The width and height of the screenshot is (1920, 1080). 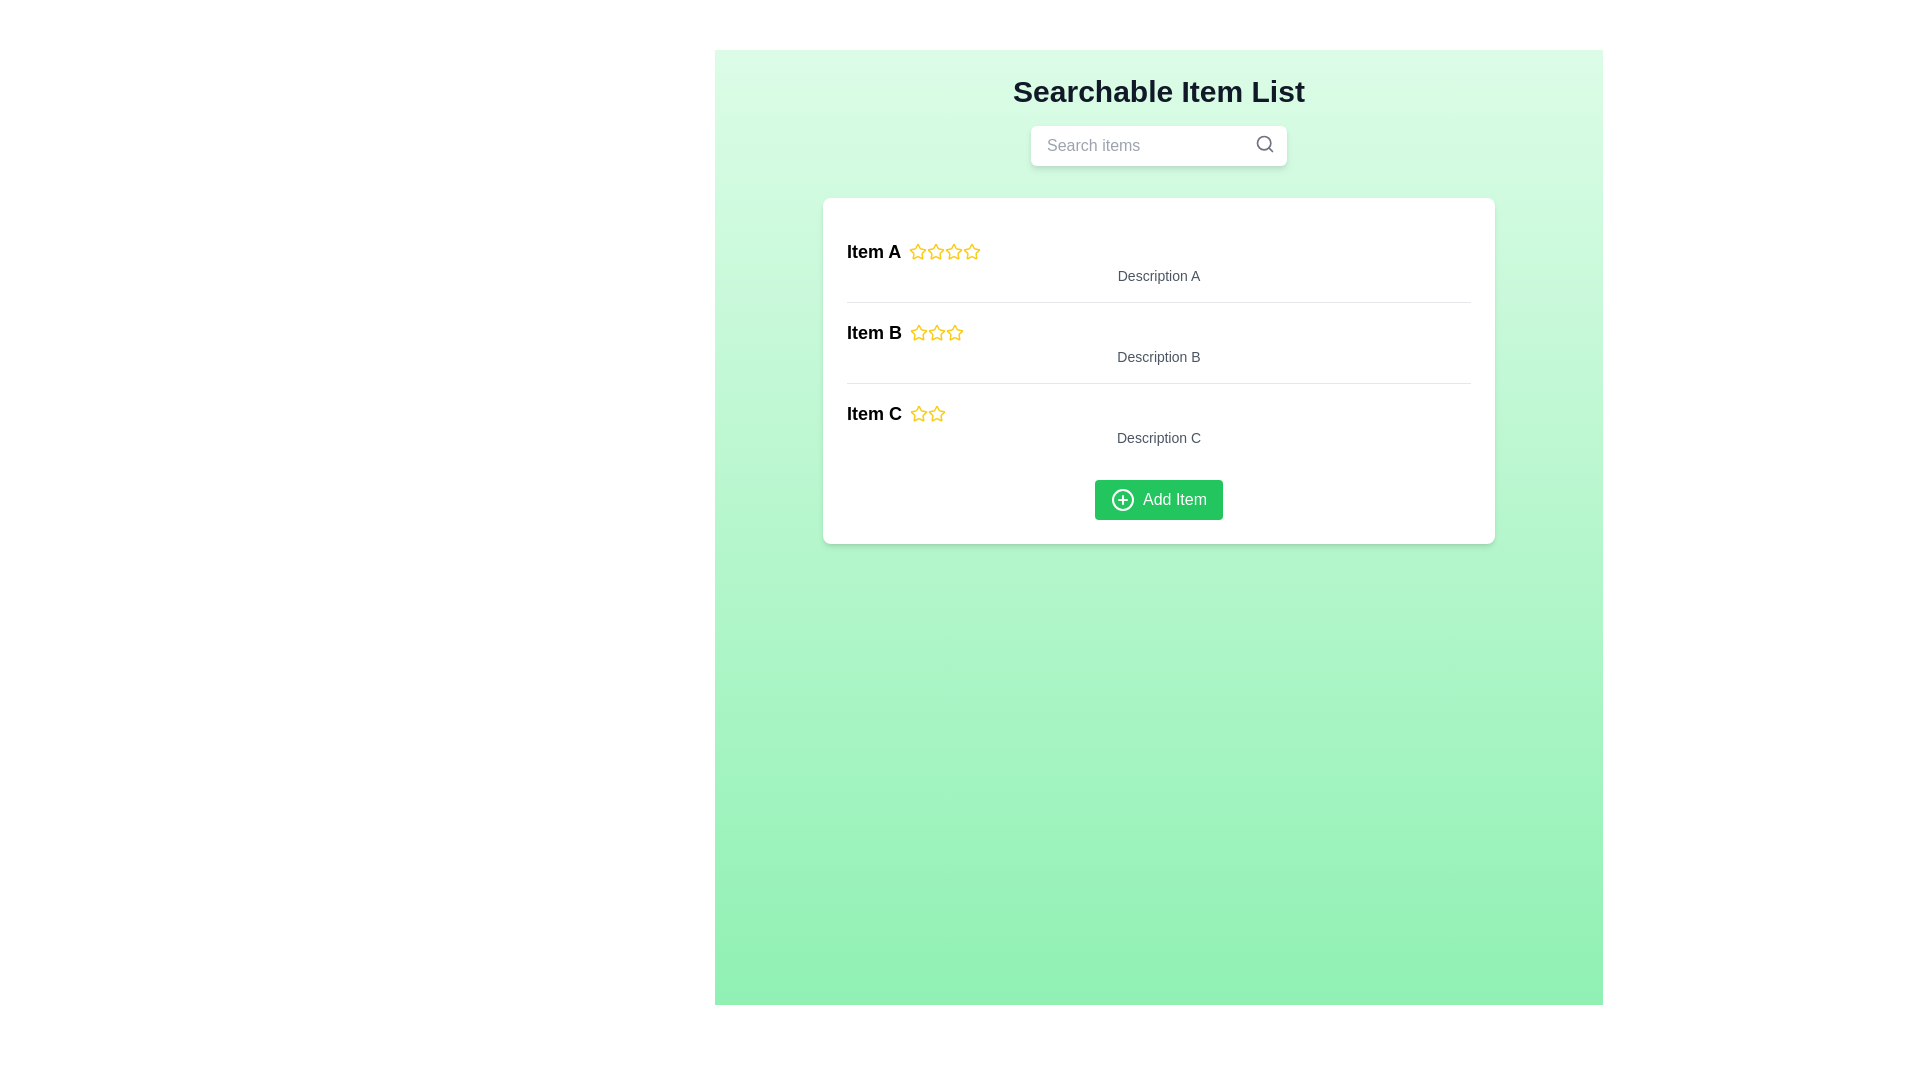 I want to click on the third star icon representing the rating for 'Item B', so click(x=954, y=331).